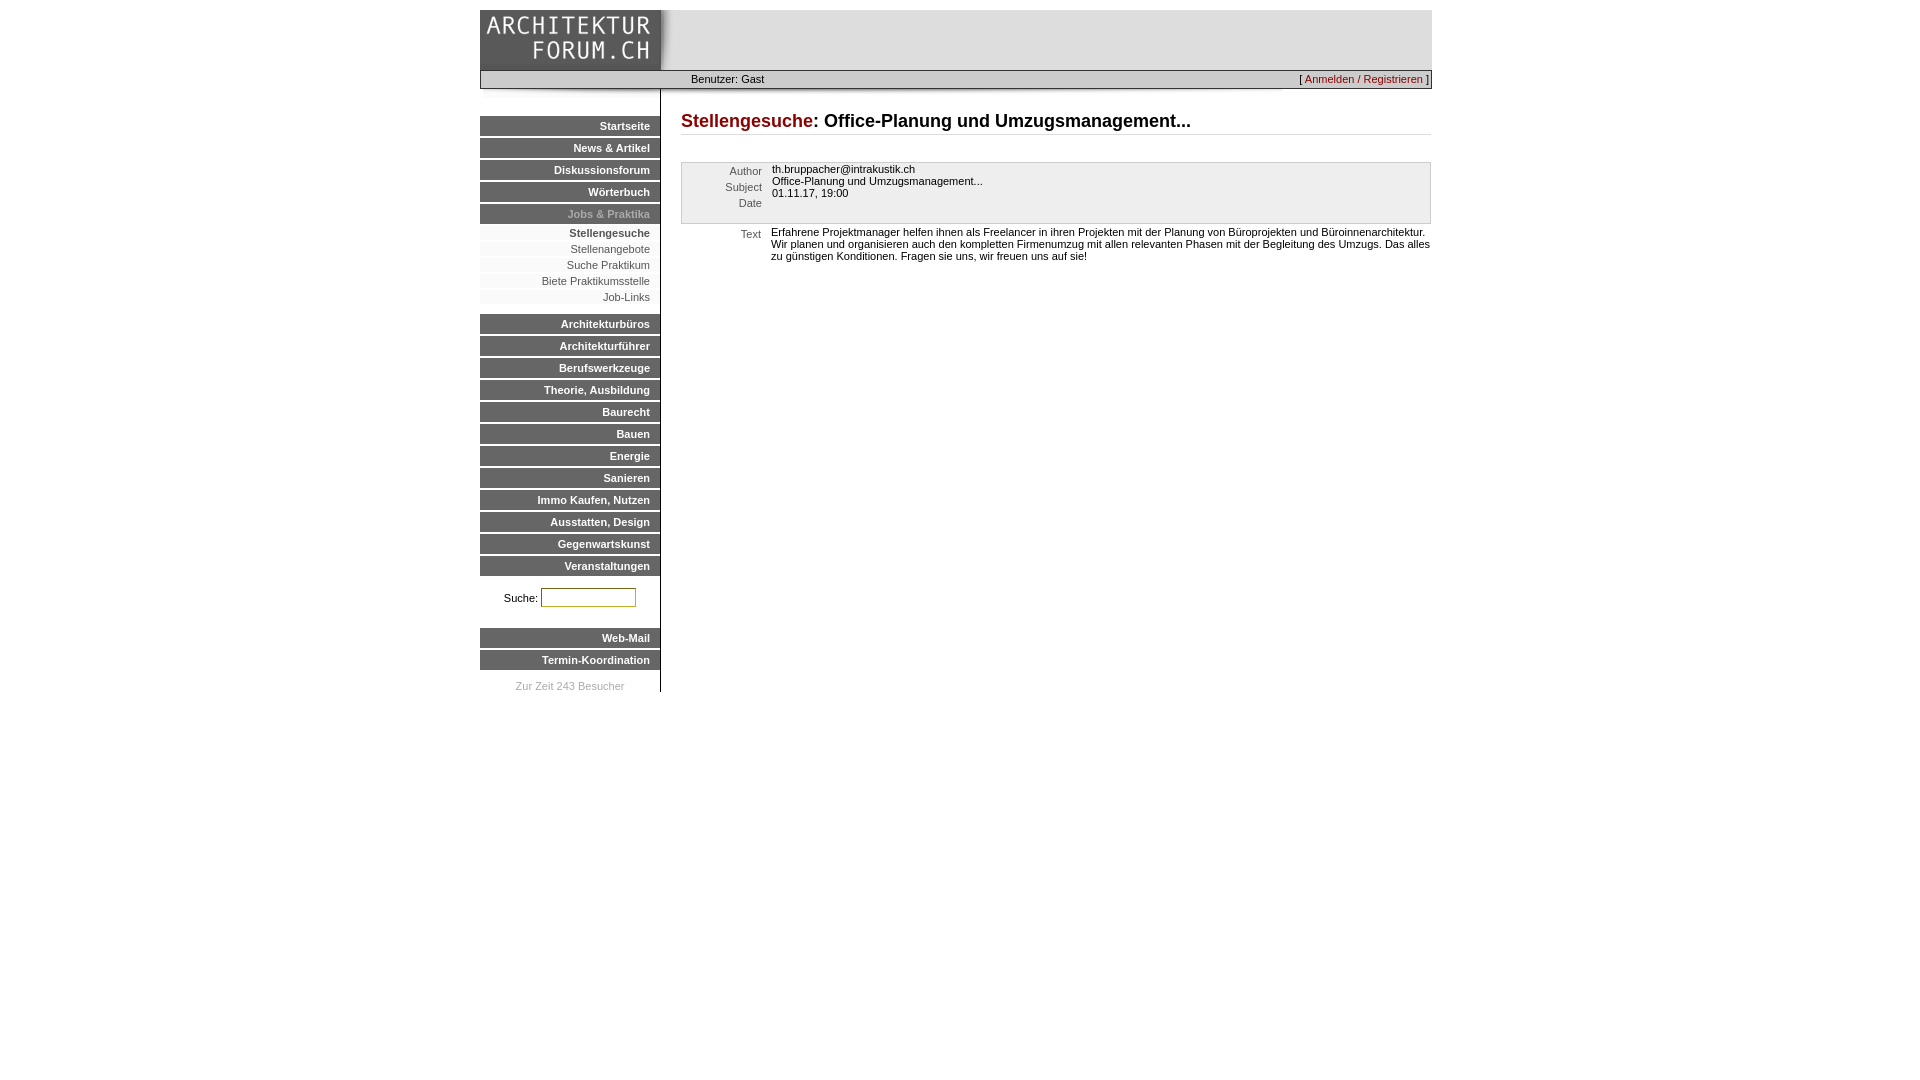 Image resolution: width=1920 pixels, height=1080 pixels. What do you see at coordinates (569, 264) in the screenshot?
I see `'Suche Praktikum'` at bounding box center [569, 264].